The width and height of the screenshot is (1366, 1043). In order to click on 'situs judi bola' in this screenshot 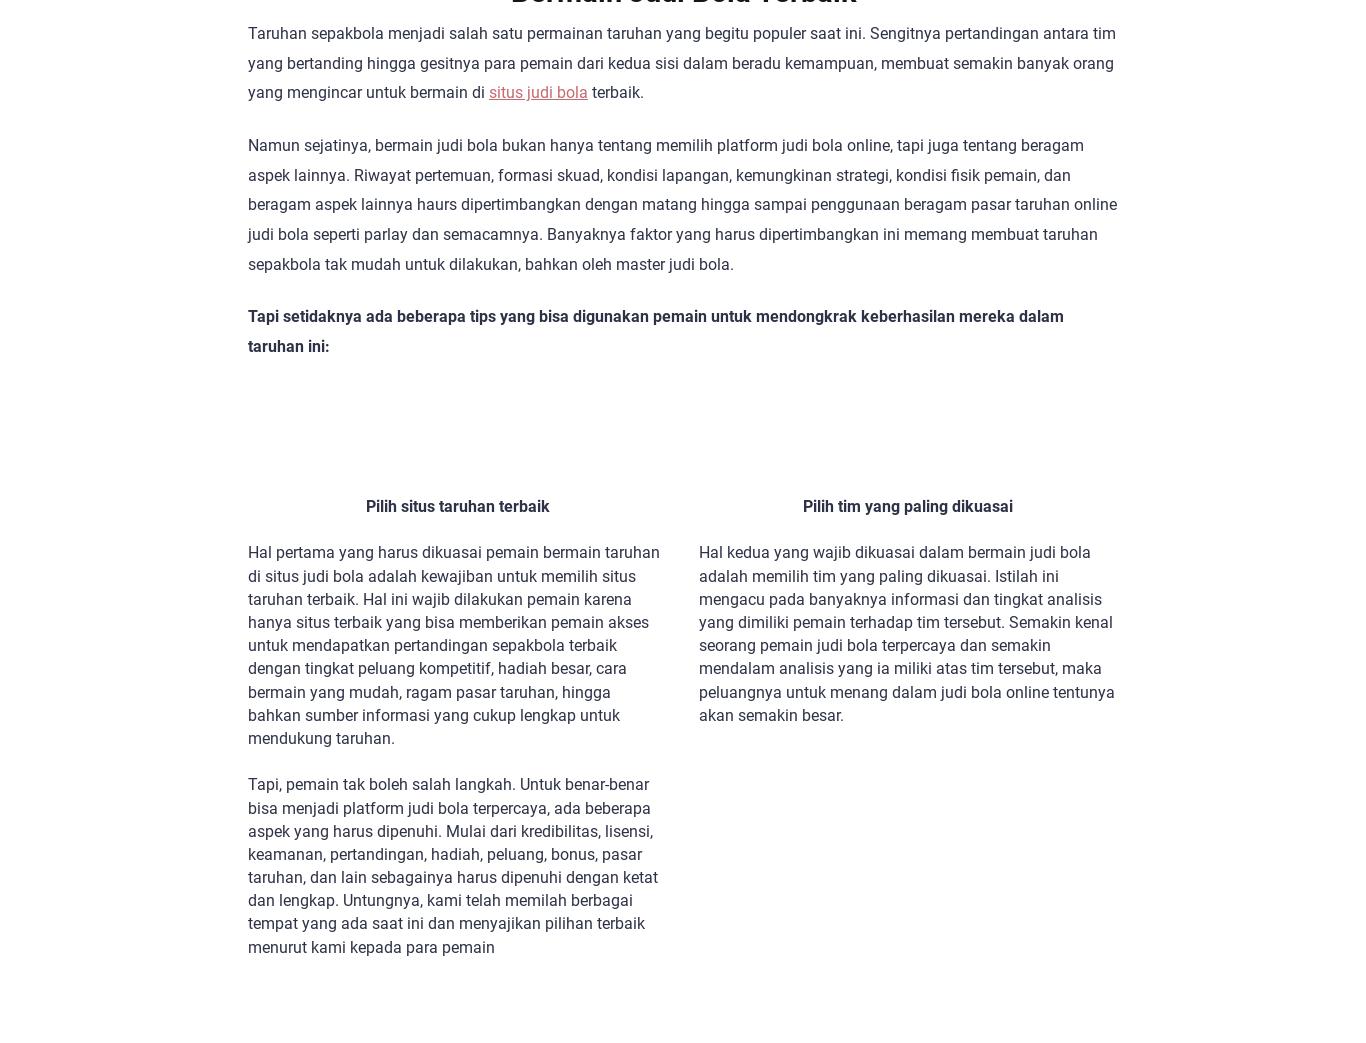, I will do `click(489, 92)`.